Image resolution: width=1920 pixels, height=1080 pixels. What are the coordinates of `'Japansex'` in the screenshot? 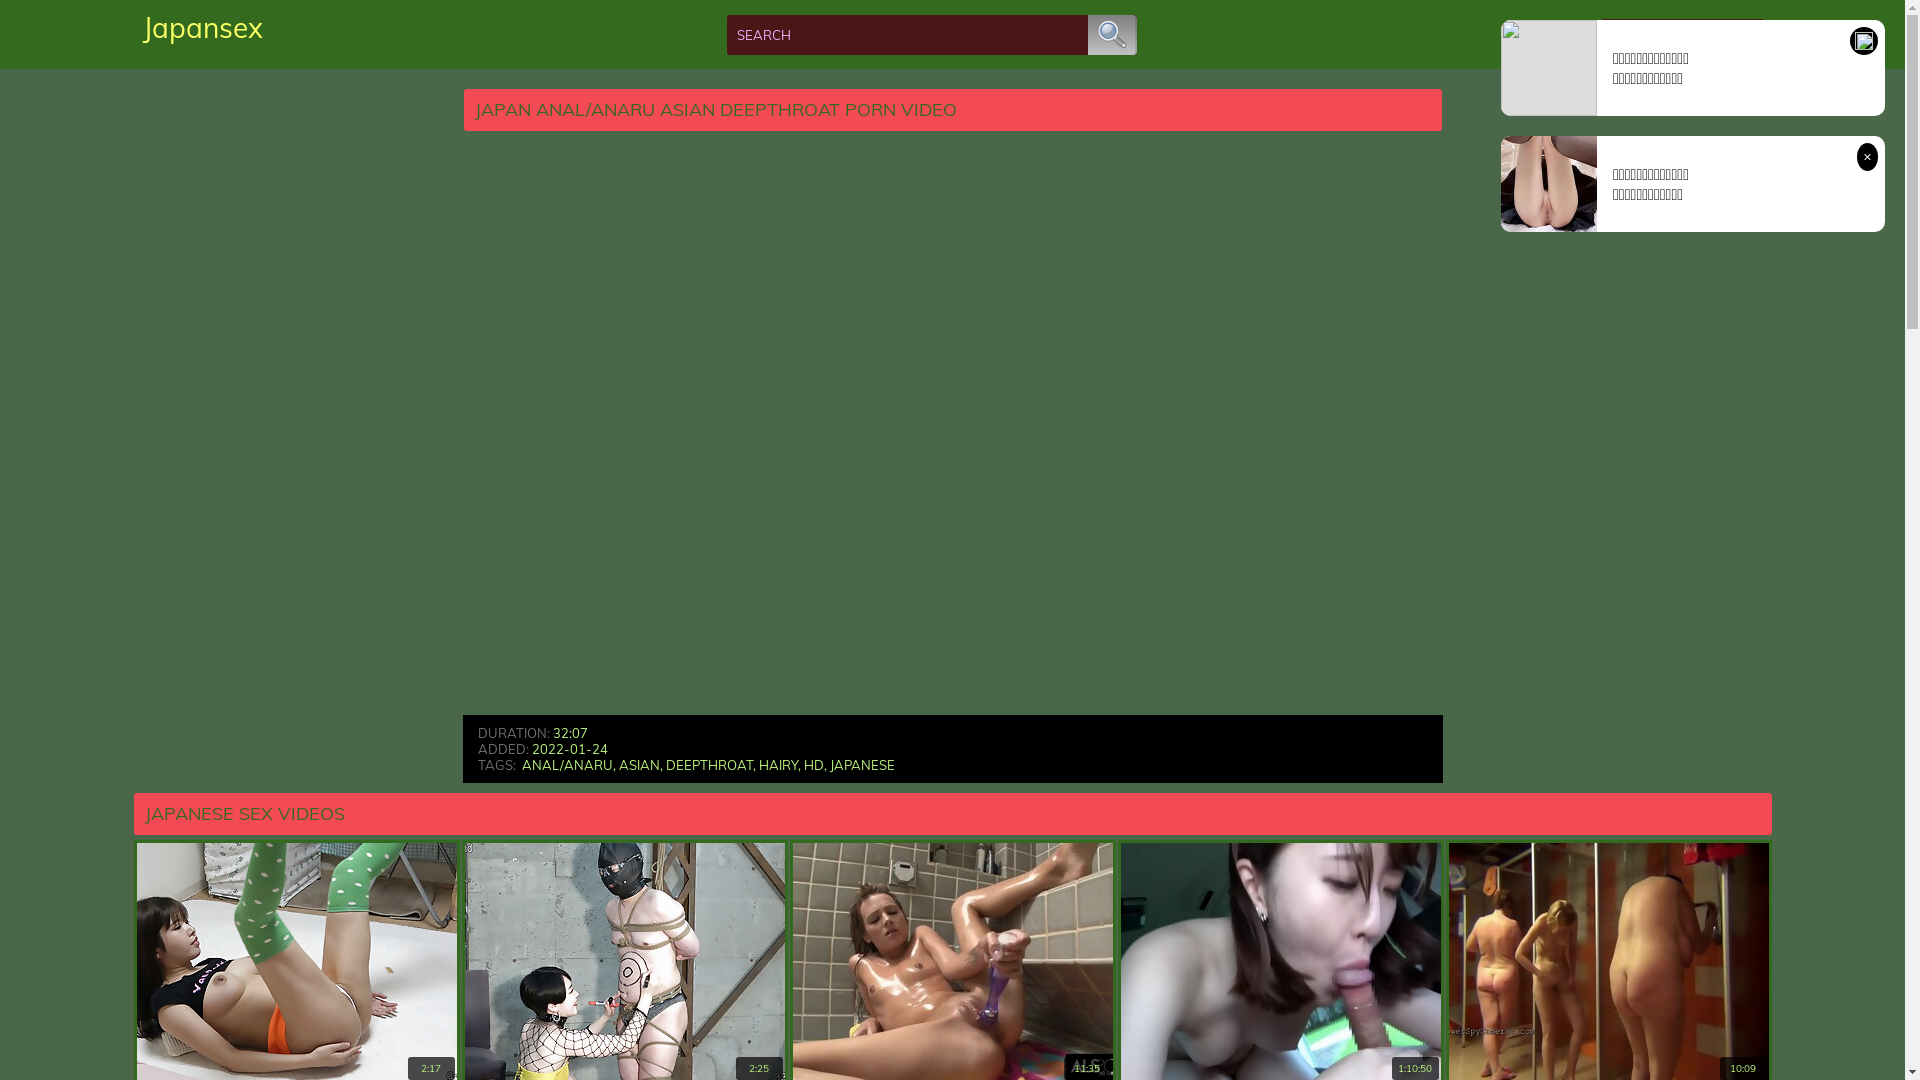 It's located at (201, 27).